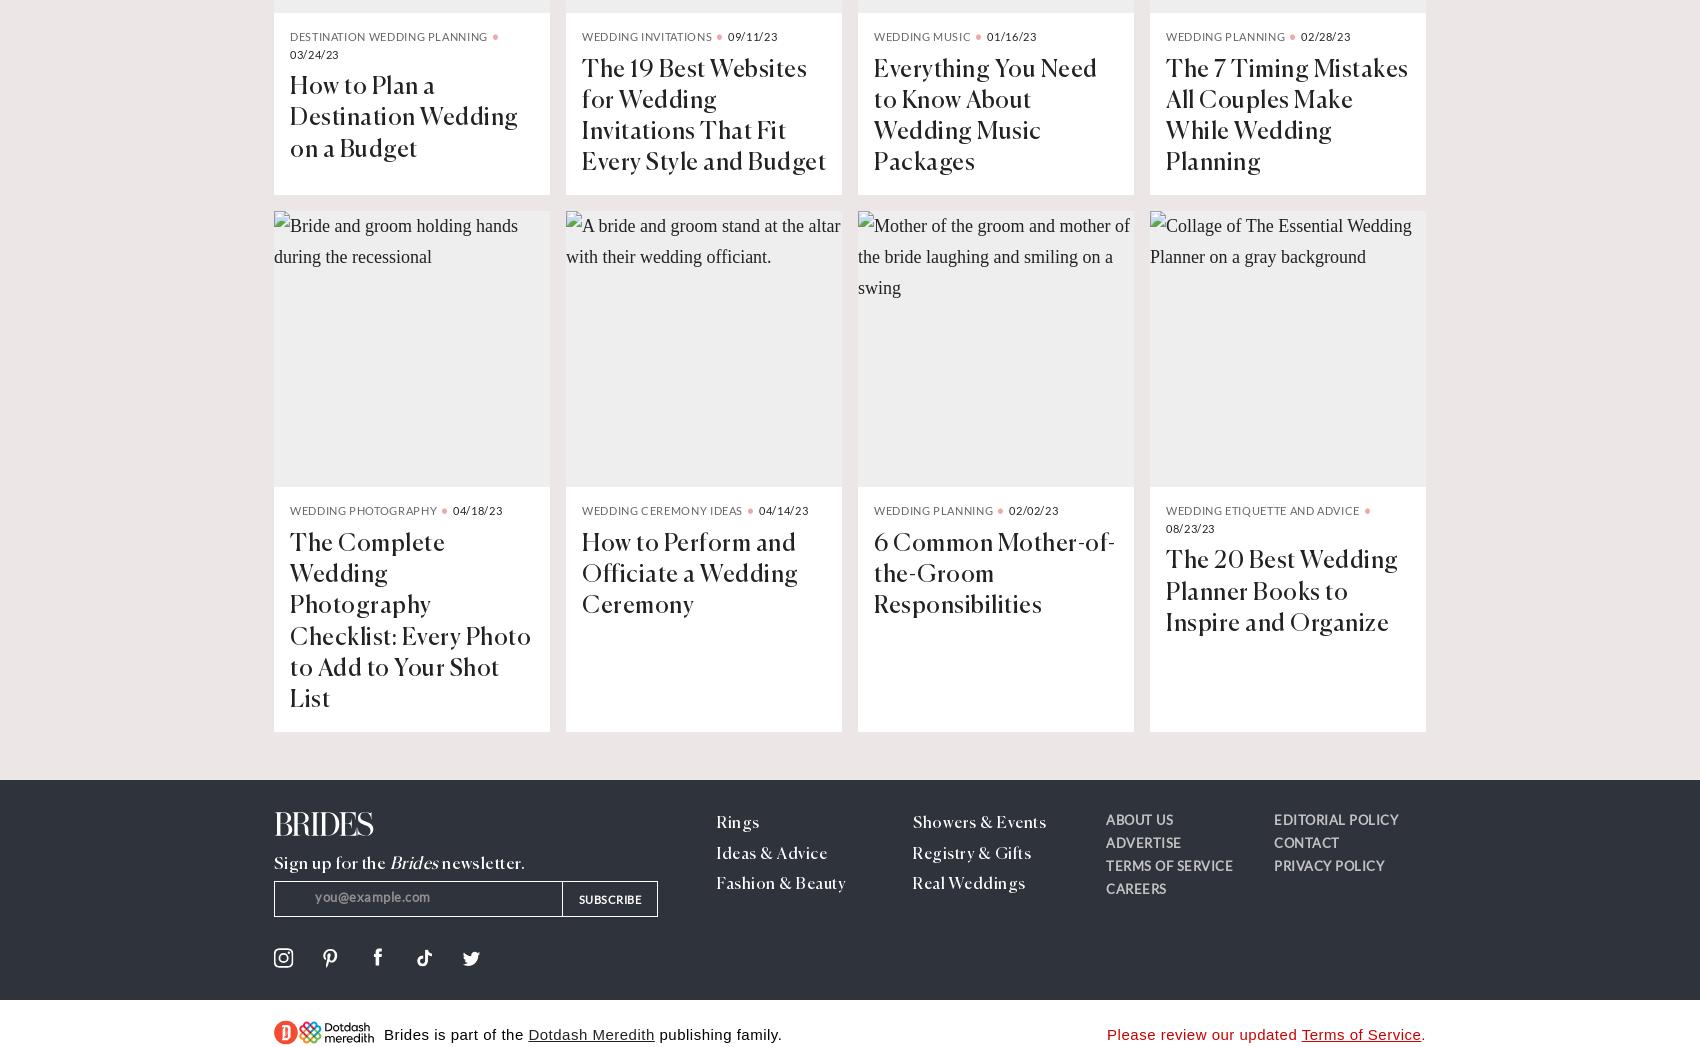 The width and height of the screenshot is (1700, 1047). Describe the element at coordinates (437, 863) in the screenshot. I see `'newsletter.'` at that location.